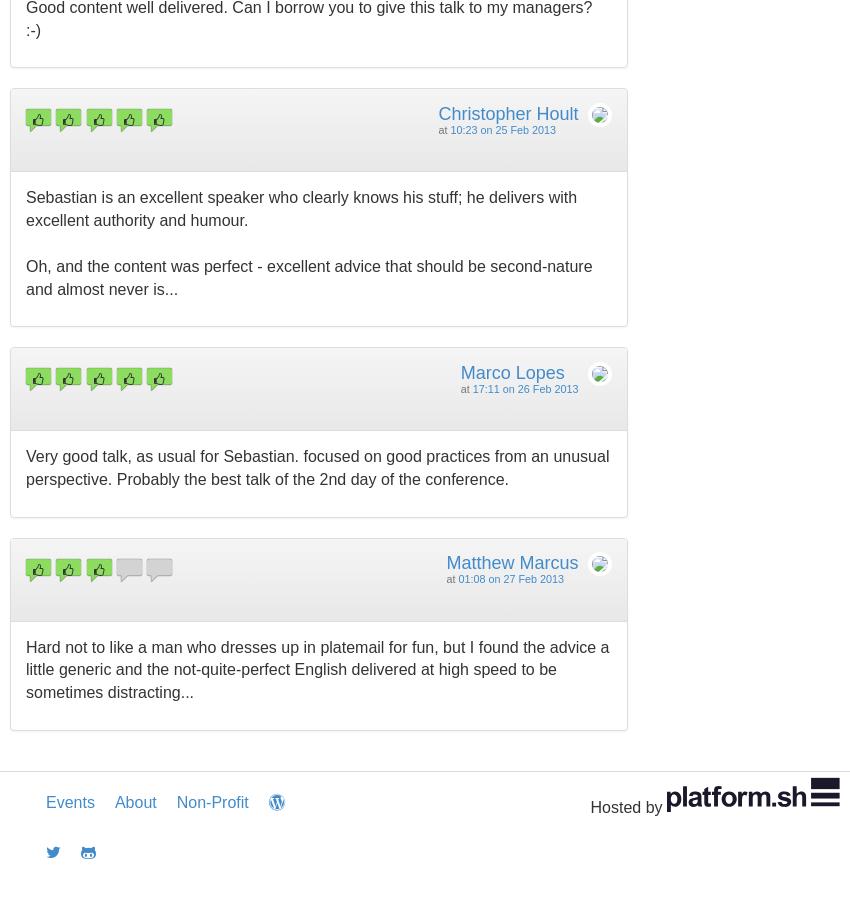 This screenshot has width=850, height=919. Describe the element at coordinates (210, 802) in the screenshot. I see `'Non-Profit'` at that location.